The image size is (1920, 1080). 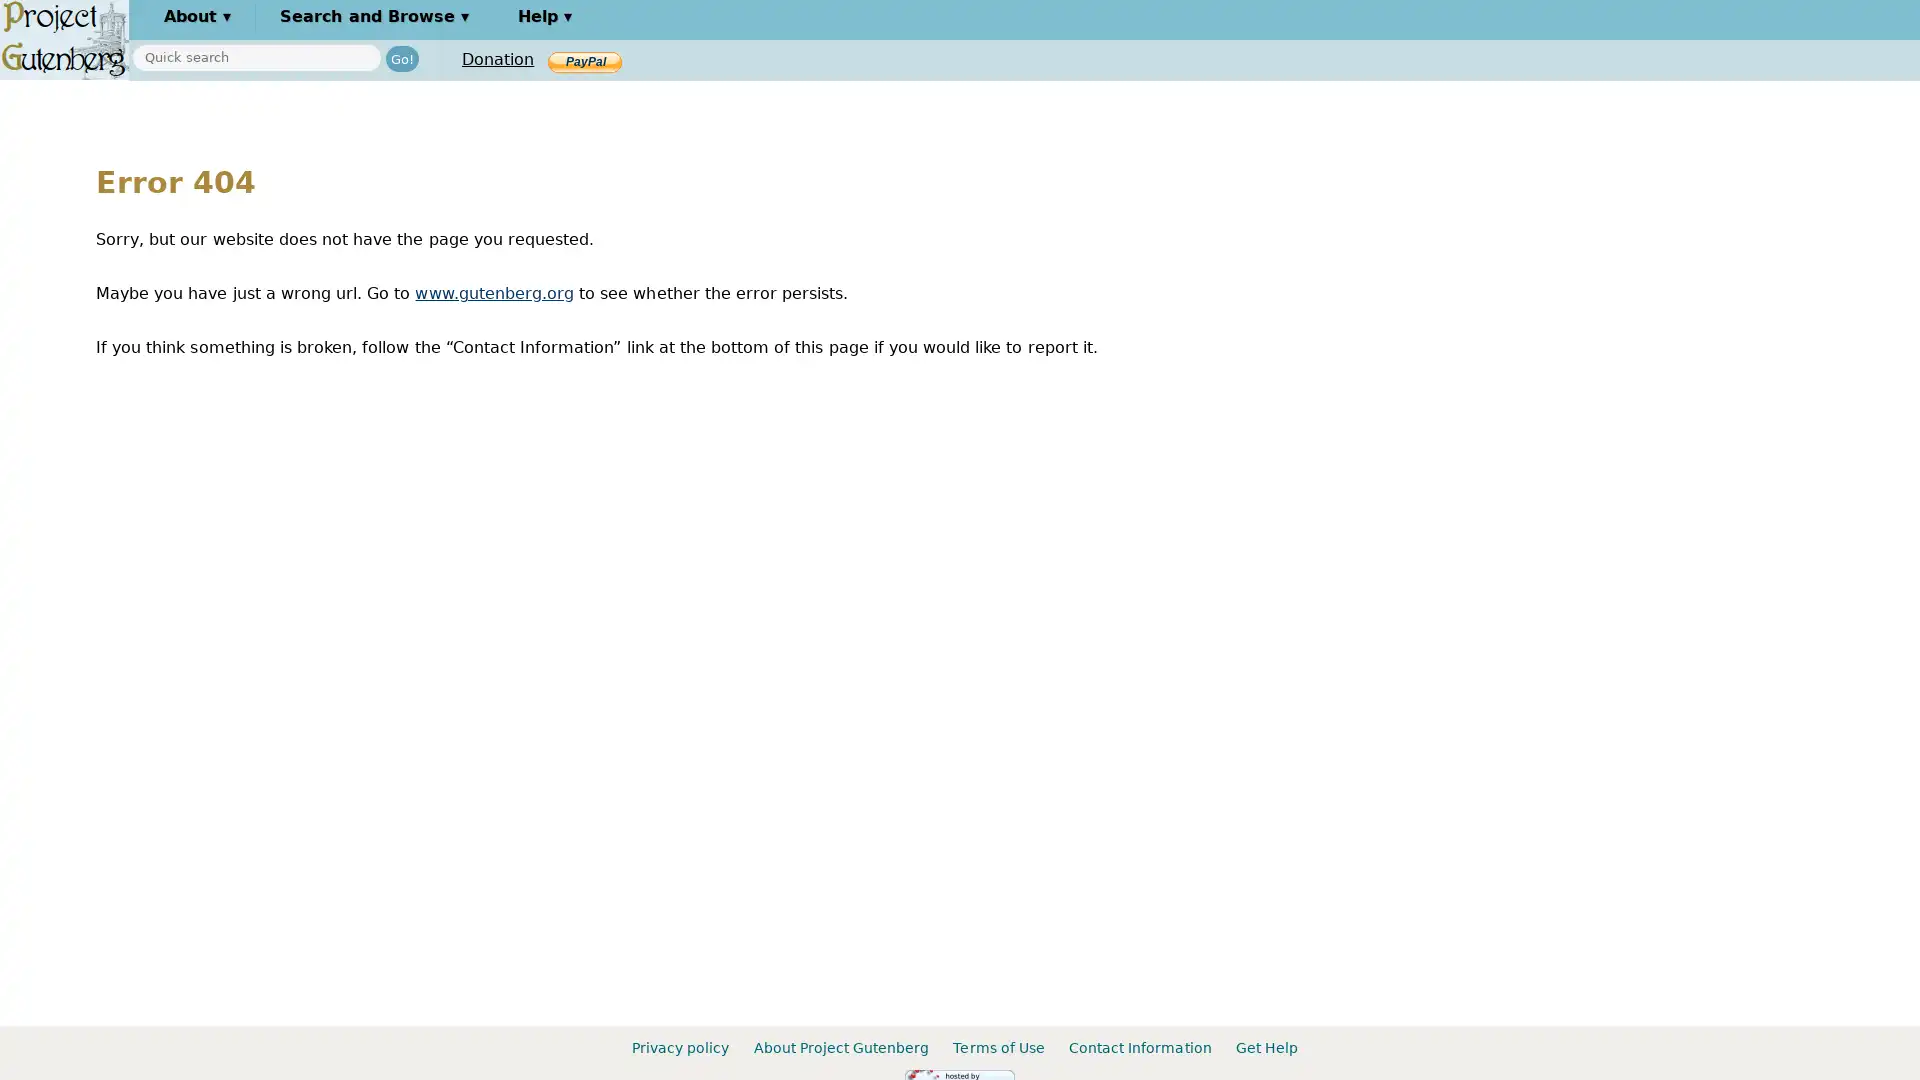 What do you see at coordinates (401, 57) in the screenshot?
I see `Go!` at bounding box center [401, 57].